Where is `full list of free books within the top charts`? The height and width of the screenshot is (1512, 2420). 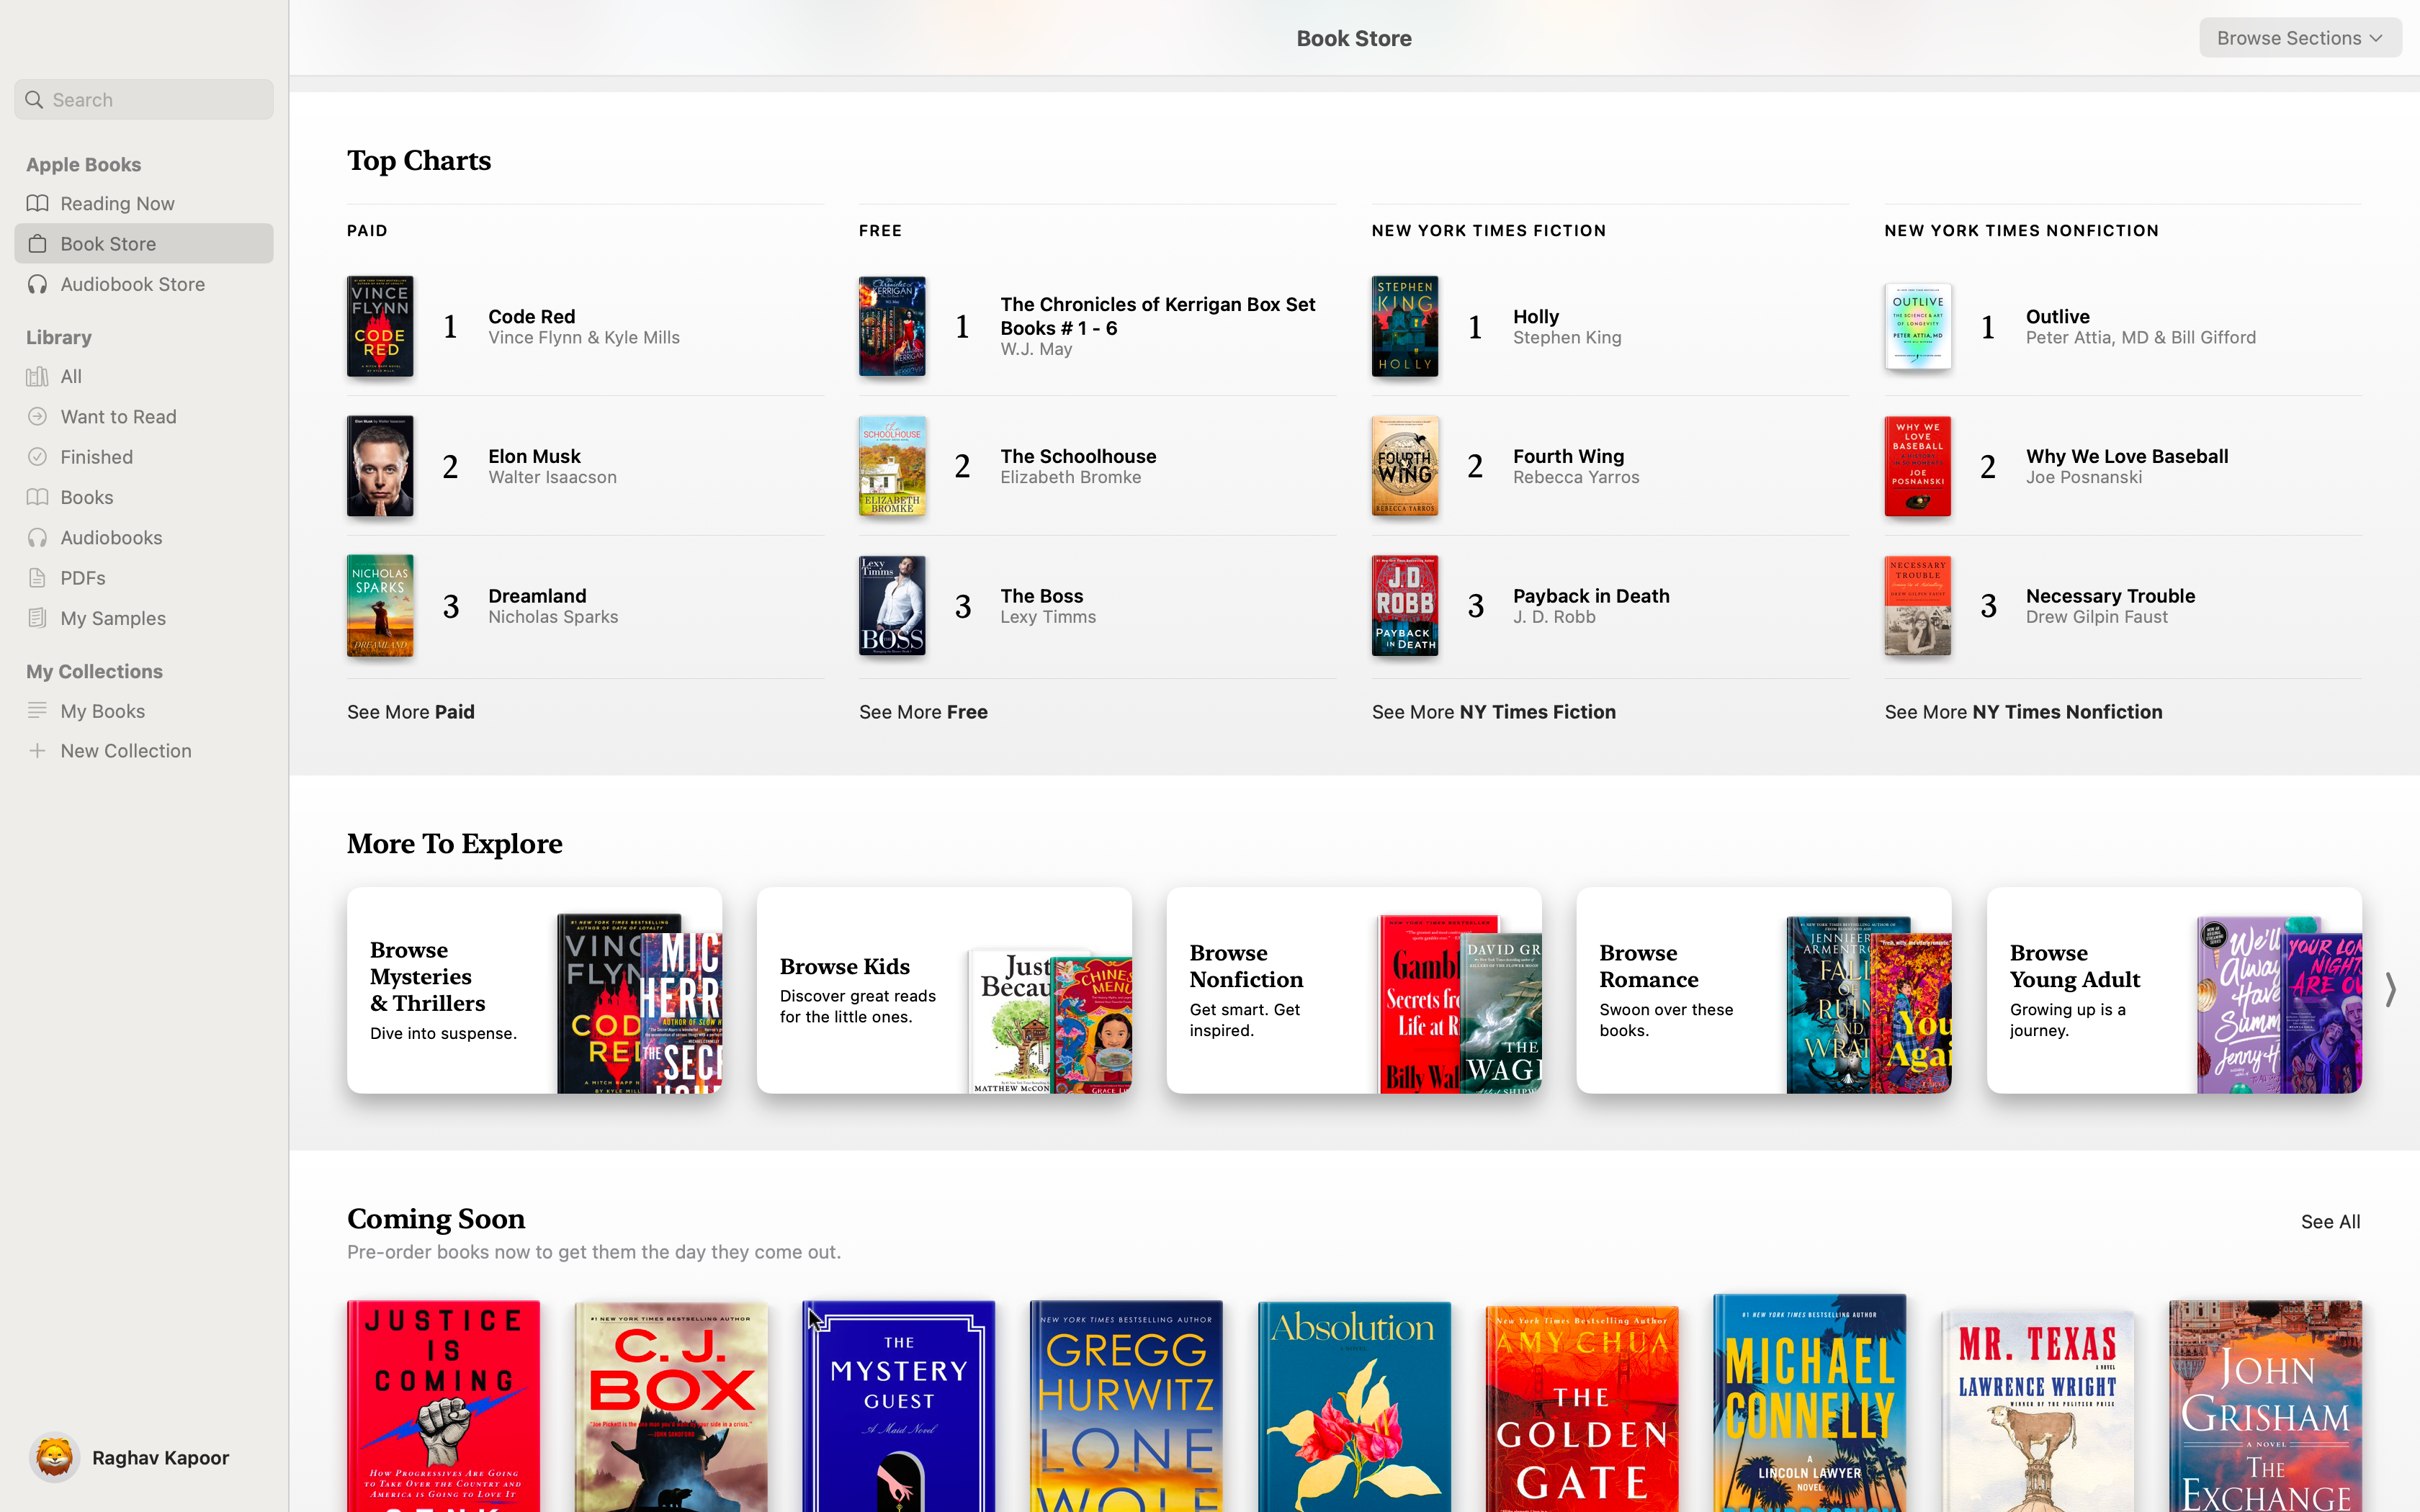 full list of free books within the top charts is located at coordinates (926, 708).